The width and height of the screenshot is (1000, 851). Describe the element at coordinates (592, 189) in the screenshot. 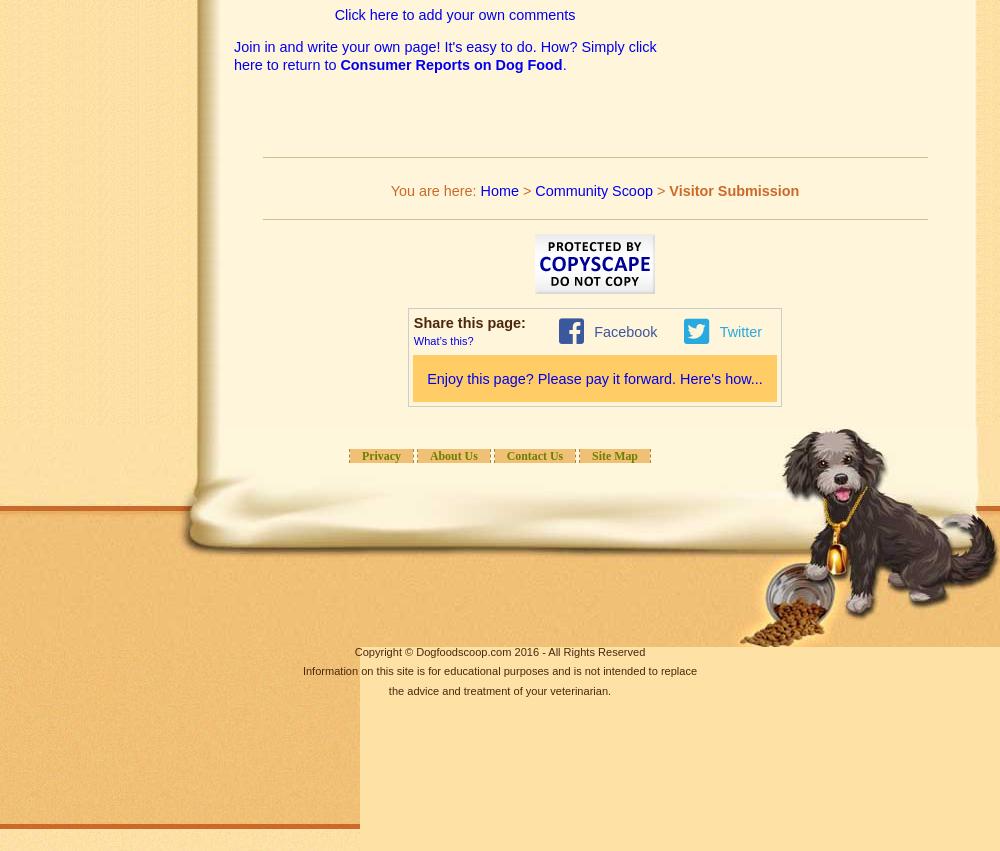

I see `'Community Scoop'` at that location.